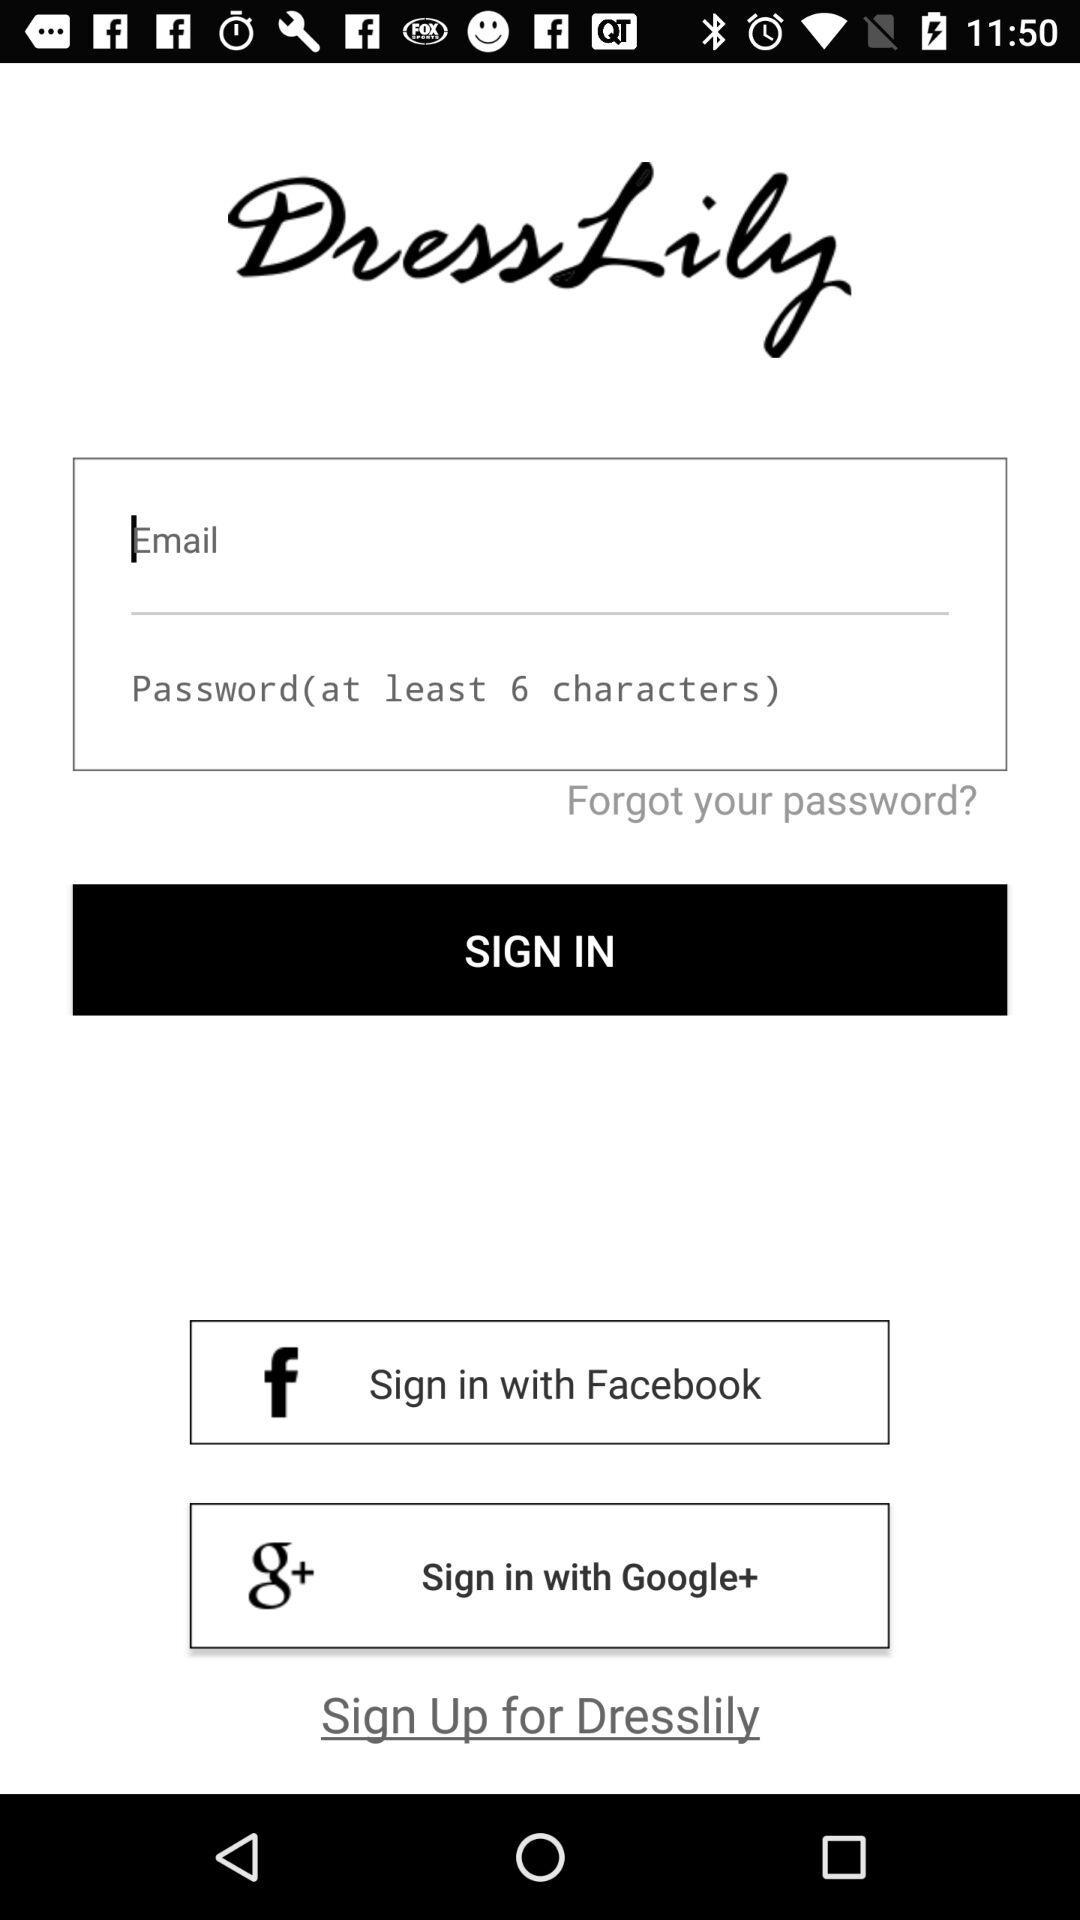  What do you see at coordinates (540, 797) in the screenshot?
I see `item above the sign in` at bounding box center [540, 797].